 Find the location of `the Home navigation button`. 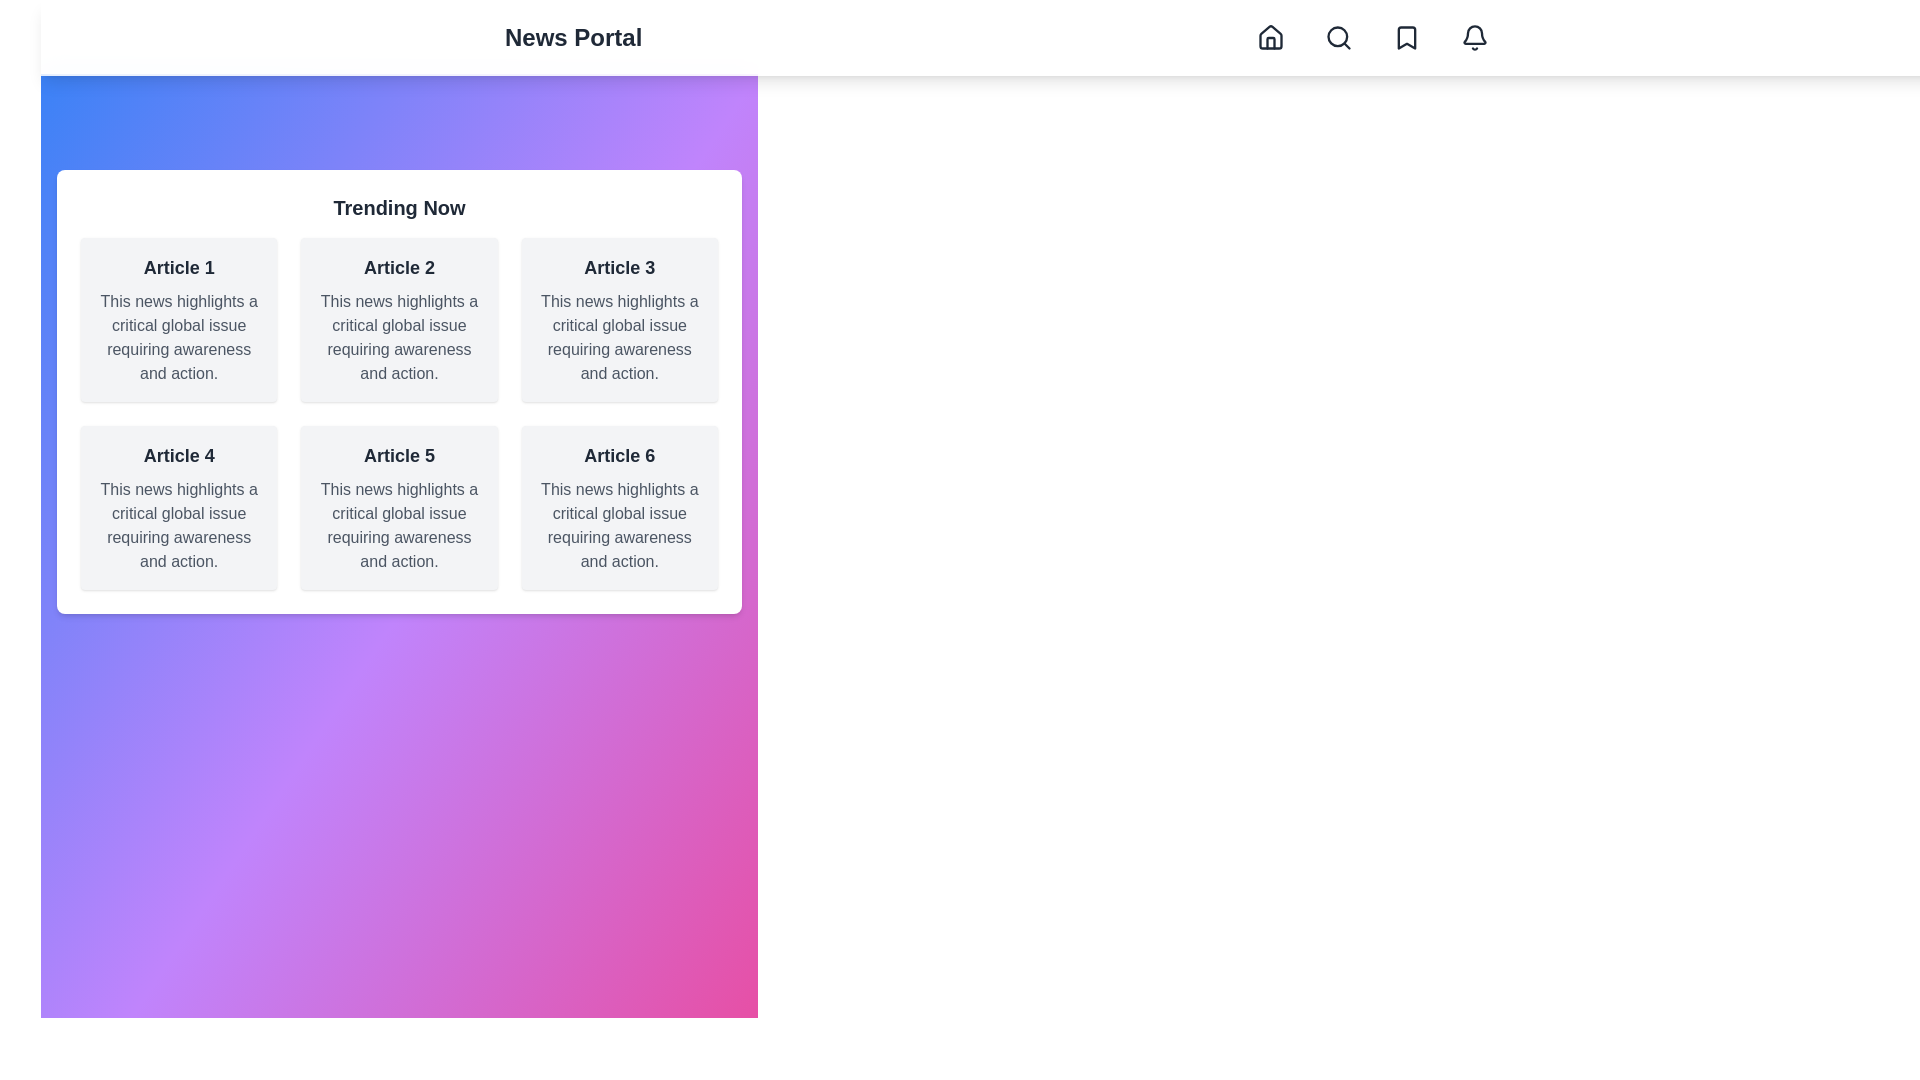

the Home navigation button is located at coordinates (1270, 38).